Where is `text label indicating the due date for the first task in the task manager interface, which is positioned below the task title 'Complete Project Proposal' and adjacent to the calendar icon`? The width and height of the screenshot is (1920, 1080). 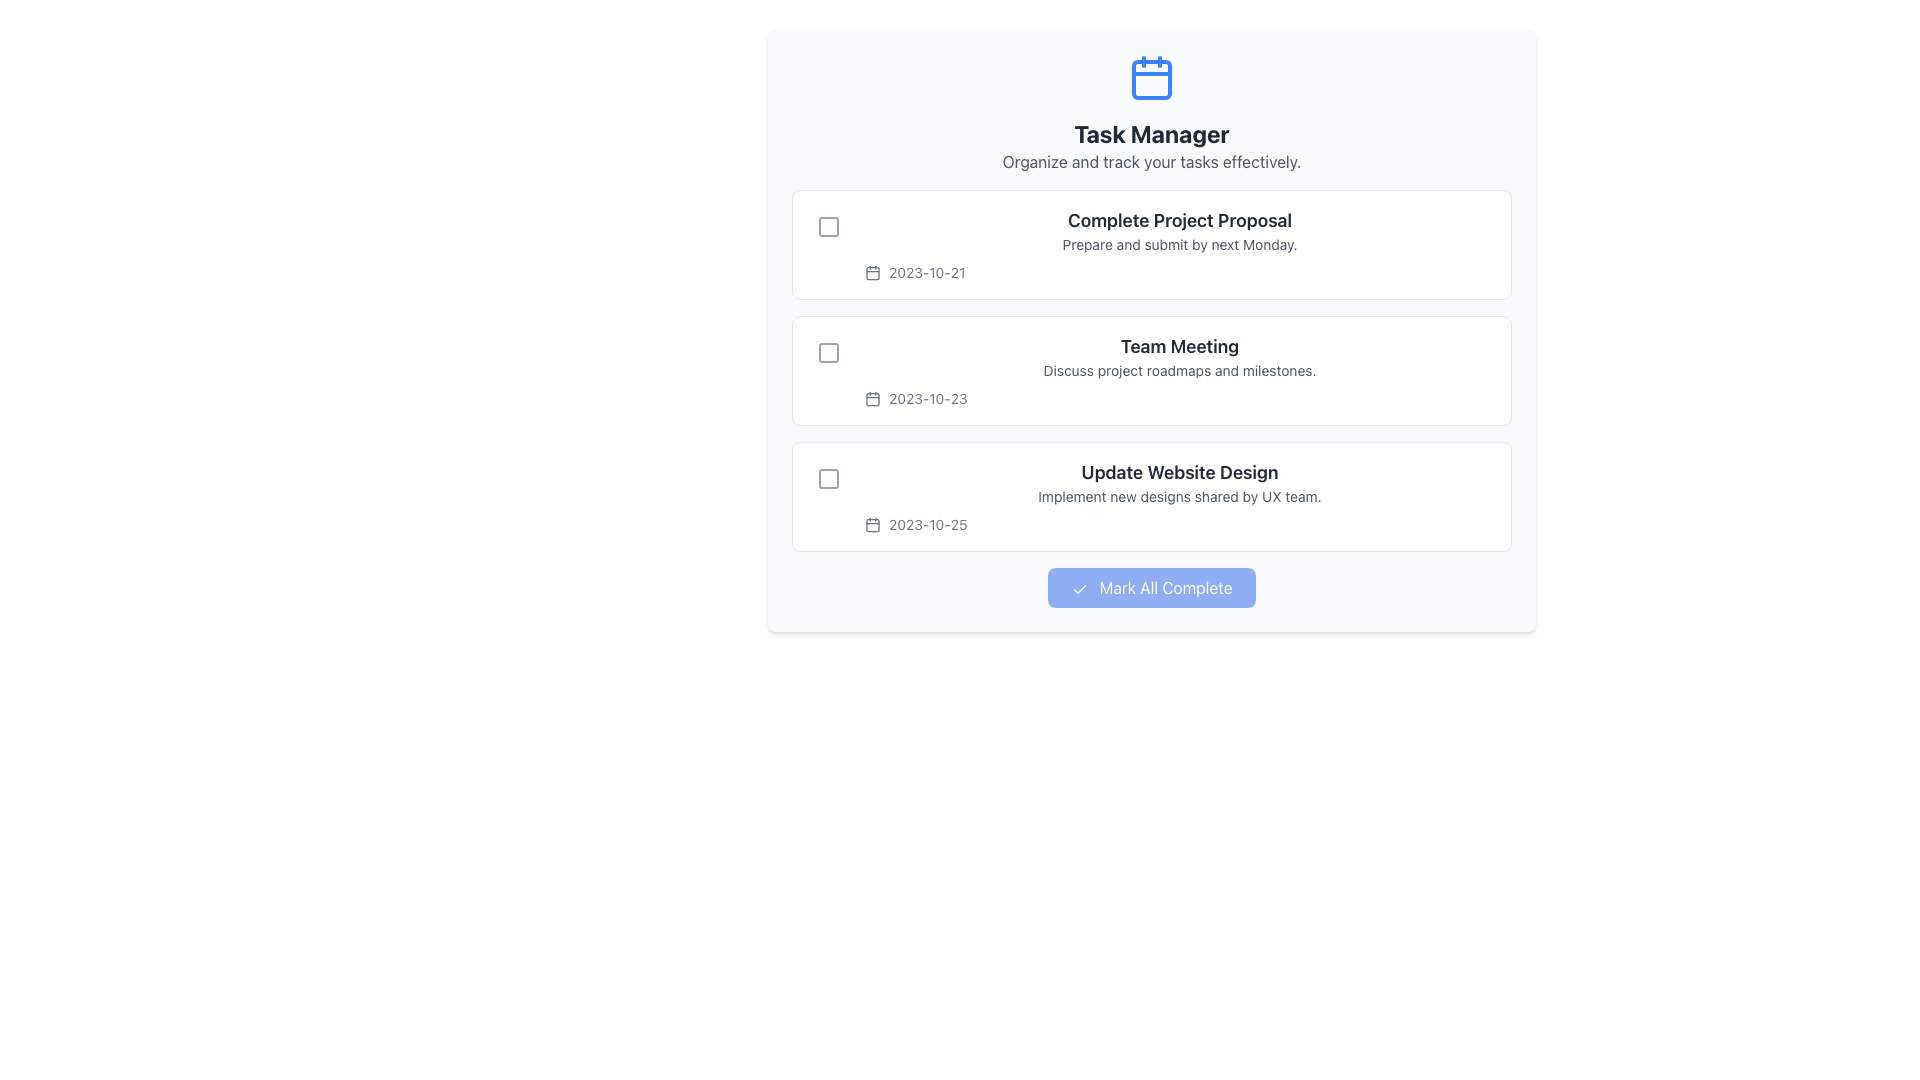 text label indicating the due date for the first task in the task manager interface, which is positioned below the task title 'Complete Project Proposal' and adjacent to the calendar icon is located at coordinates (926, 273).